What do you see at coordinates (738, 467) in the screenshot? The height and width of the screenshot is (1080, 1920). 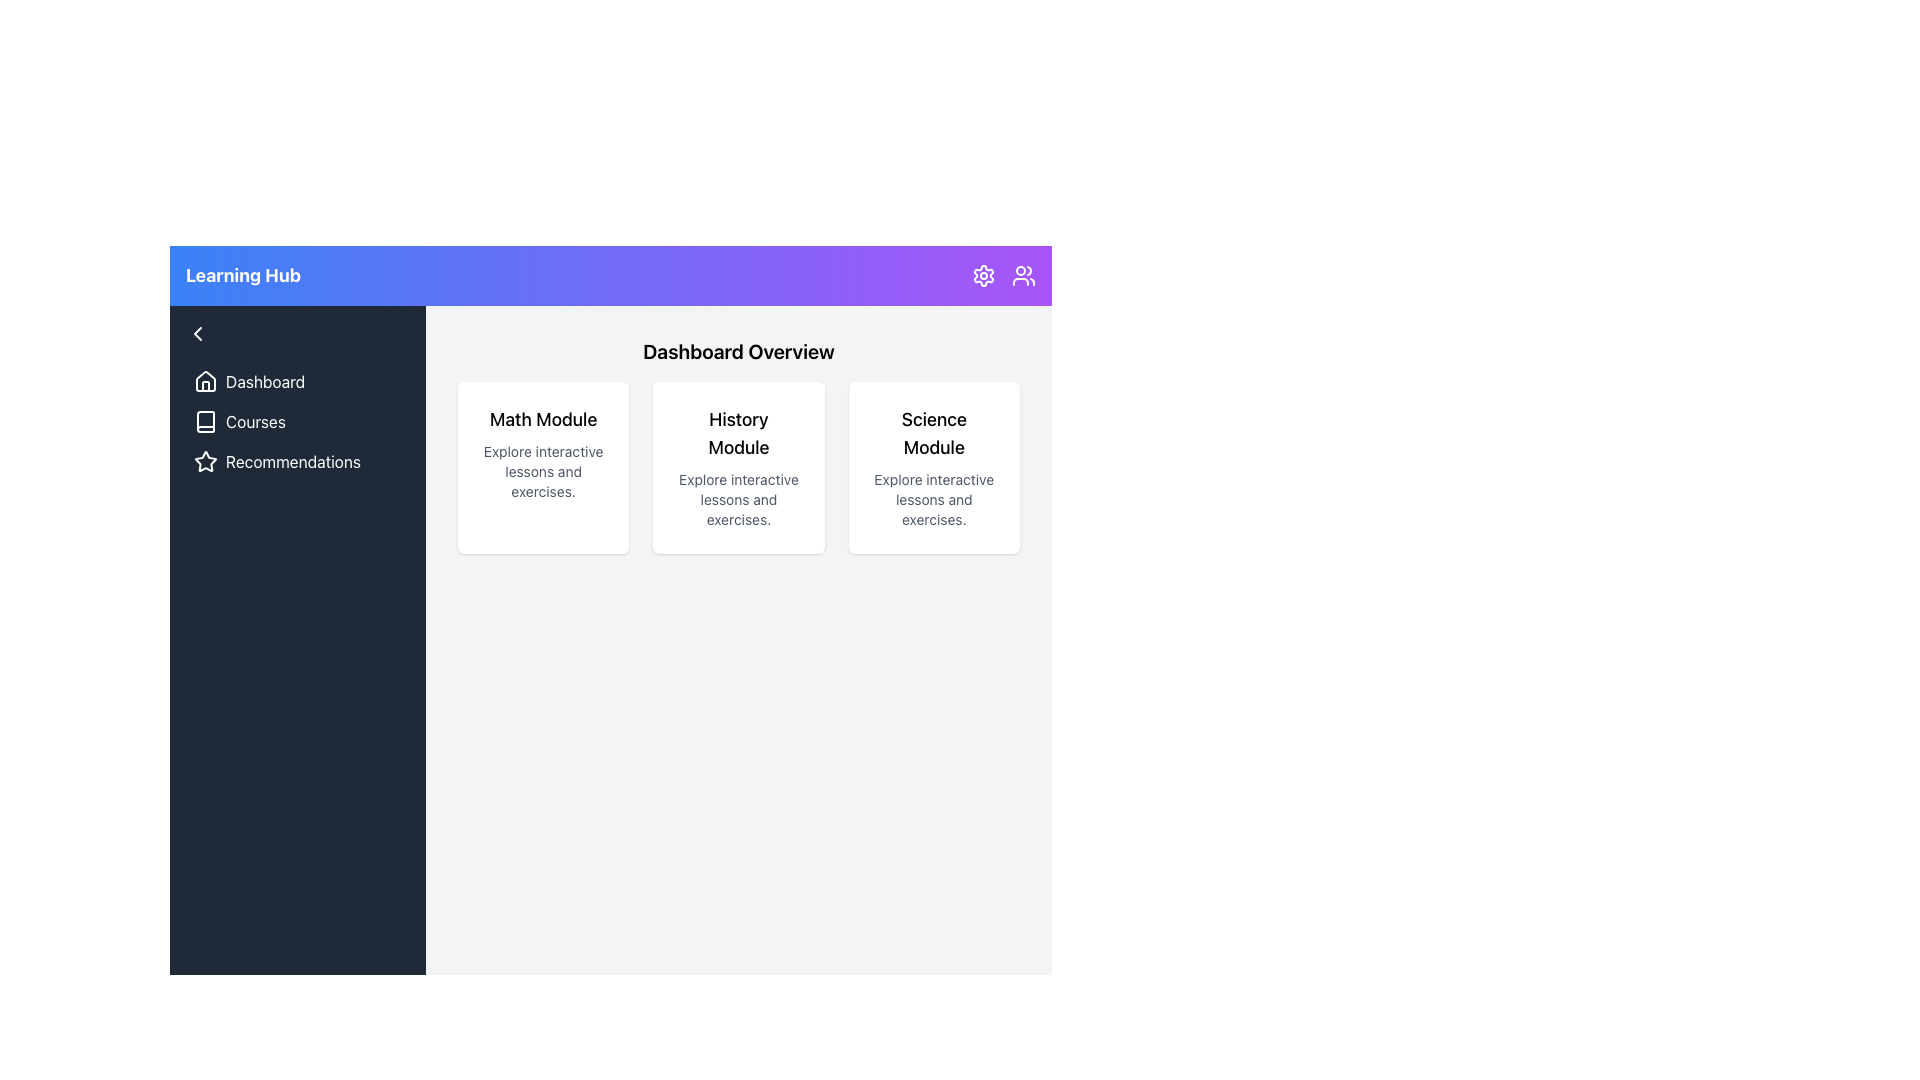 I see `the 'History Module' card, which is the second card in a series of three under 'Dashboard Overview'` at bounding box center [738, 467].